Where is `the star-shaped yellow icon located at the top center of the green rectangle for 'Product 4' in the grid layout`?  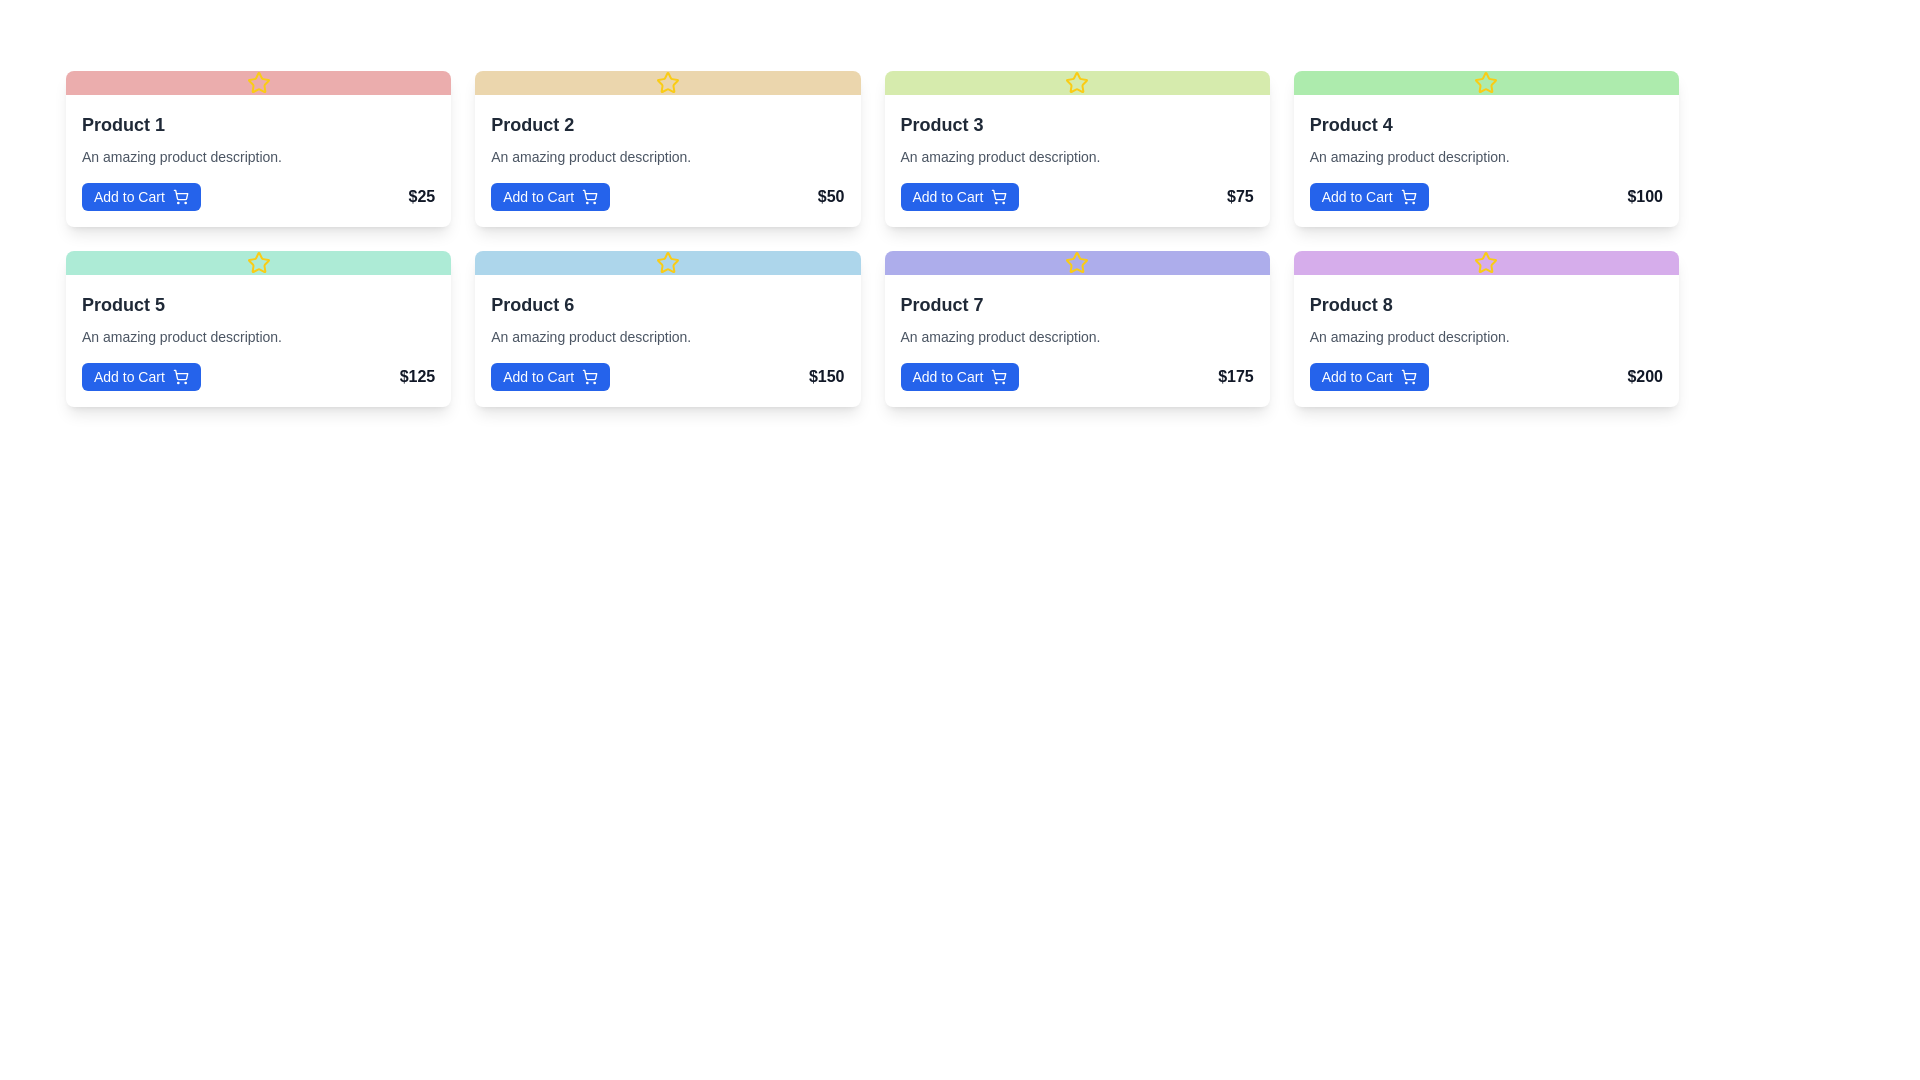
the star-shaped yellow icon located at the top center of the green rectangle for 'Product 4' in the grid layout is located at coordinates (1486, 81).